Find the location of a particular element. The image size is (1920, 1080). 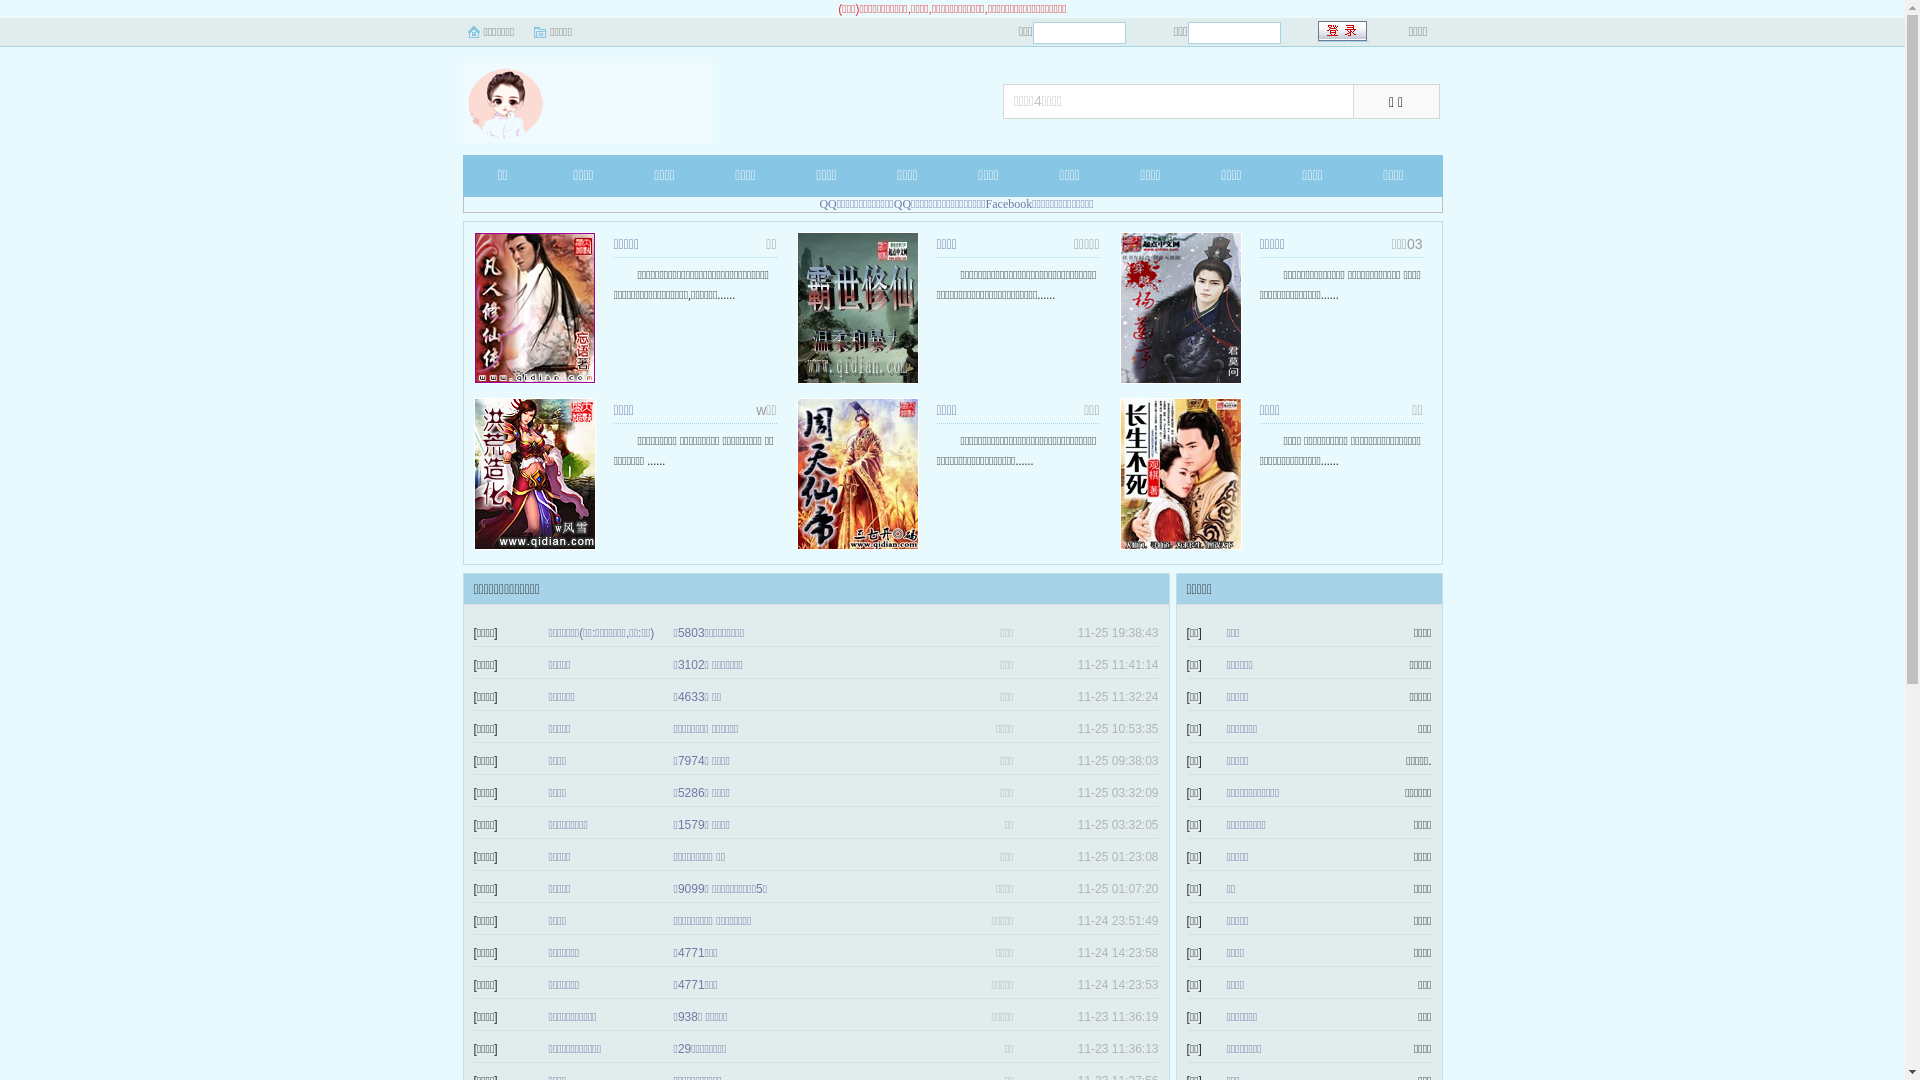

'Facebook' is located at coordinates (1009, 204).